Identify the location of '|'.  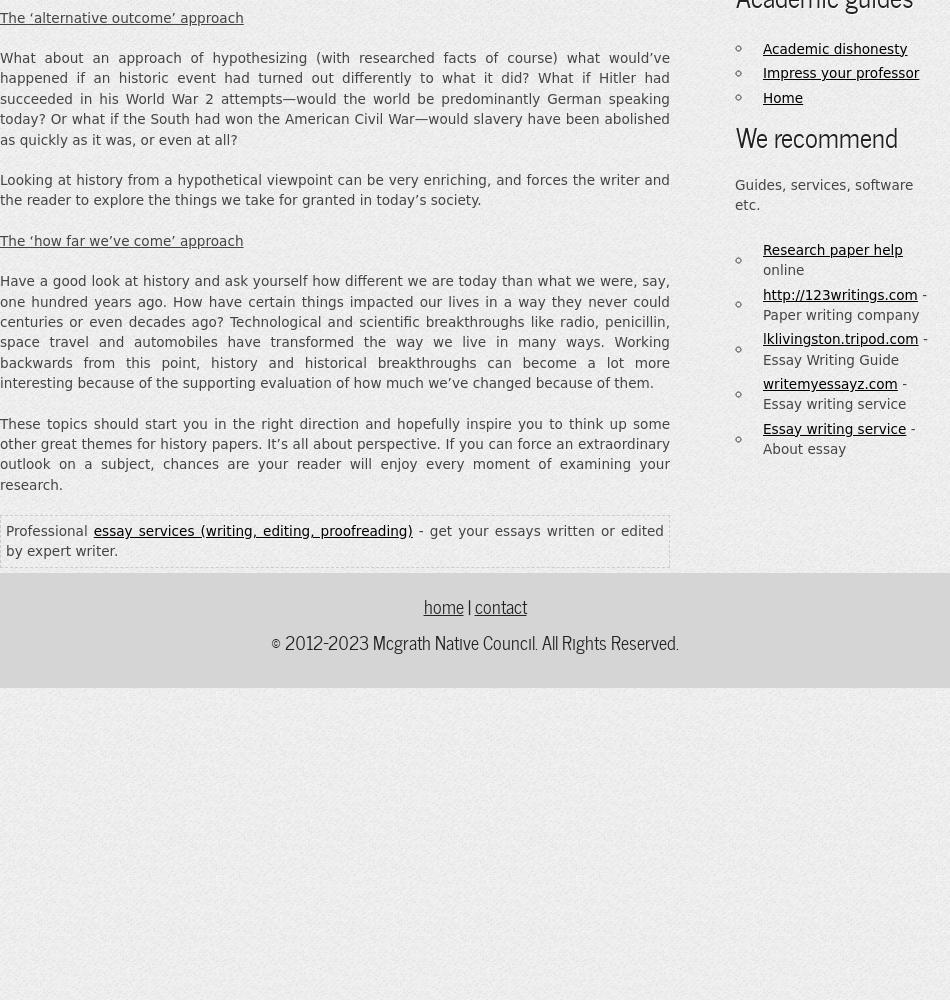
(467, 603).